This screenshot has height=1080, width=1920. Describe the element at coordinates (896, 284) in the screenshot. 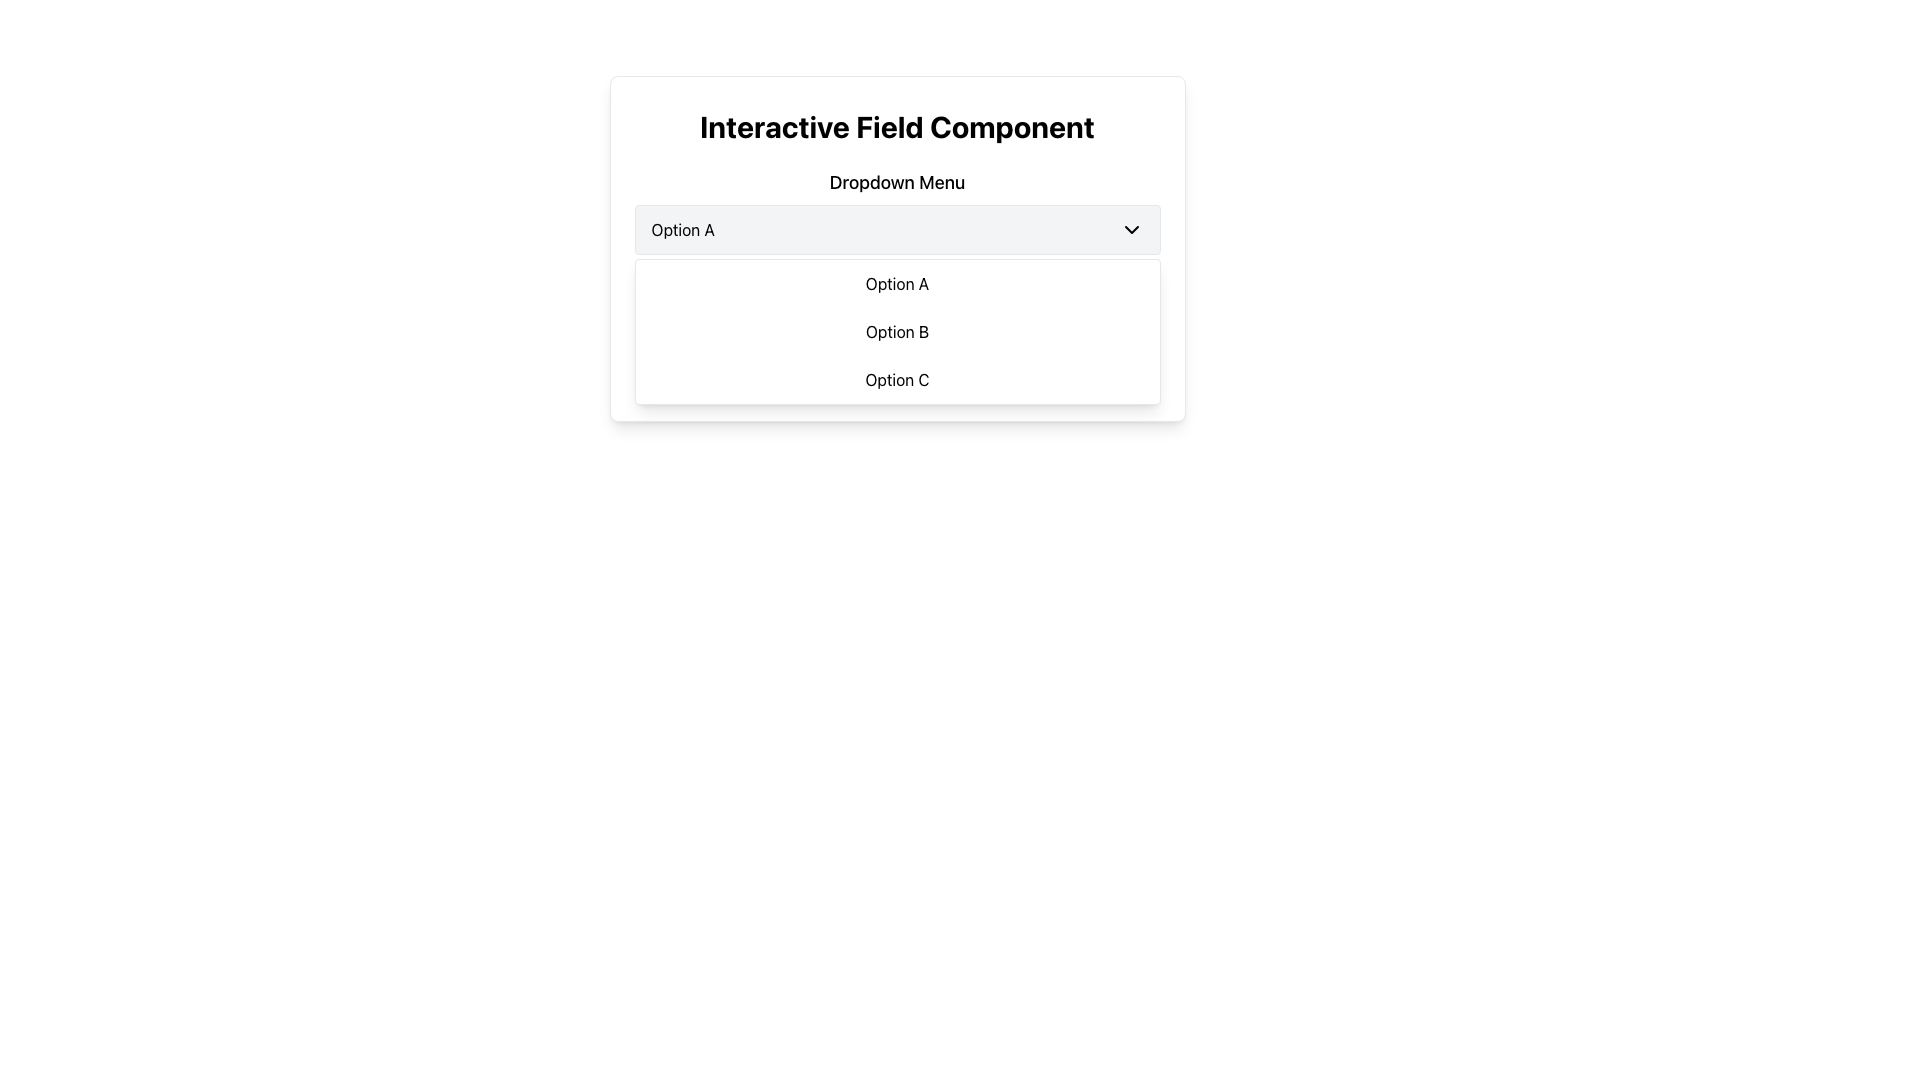

I see `the first dropdown option labeled 'Option A'` at that location.